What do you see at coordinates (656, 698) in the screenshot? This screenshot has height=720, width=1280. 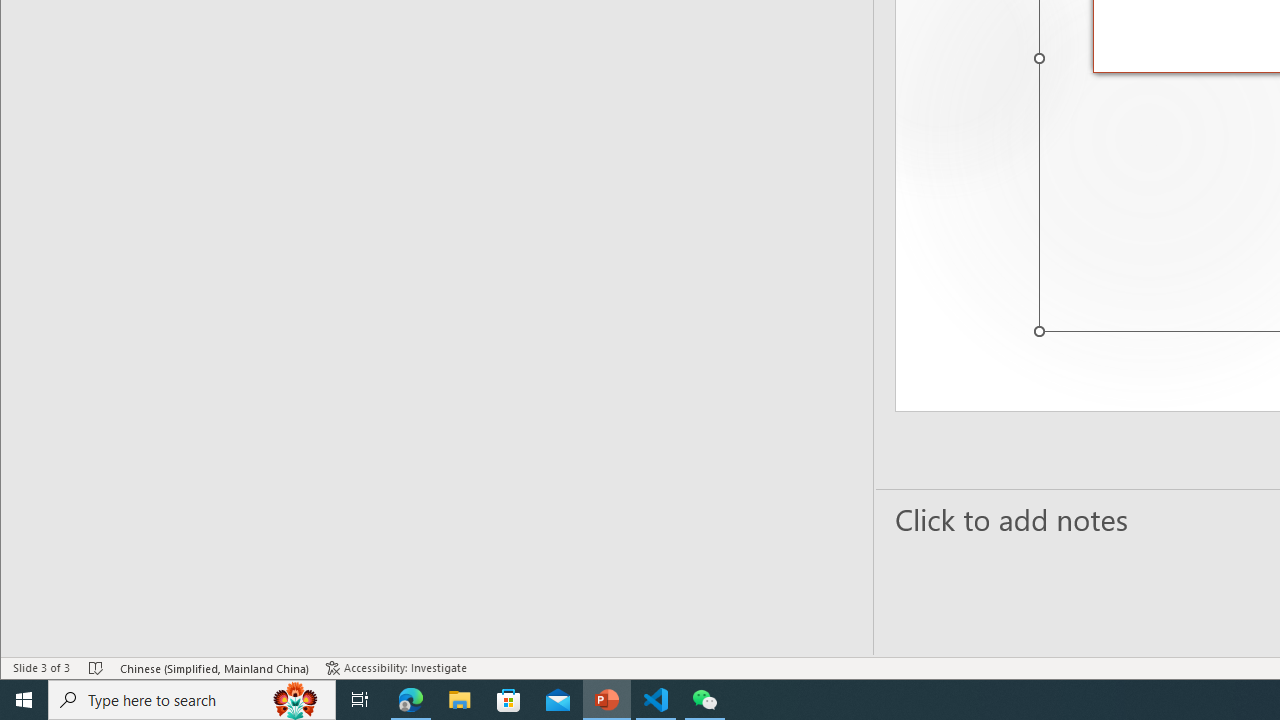 I see `'Visual Studio Code - 1 running window'` at bounding box center [656, 698].